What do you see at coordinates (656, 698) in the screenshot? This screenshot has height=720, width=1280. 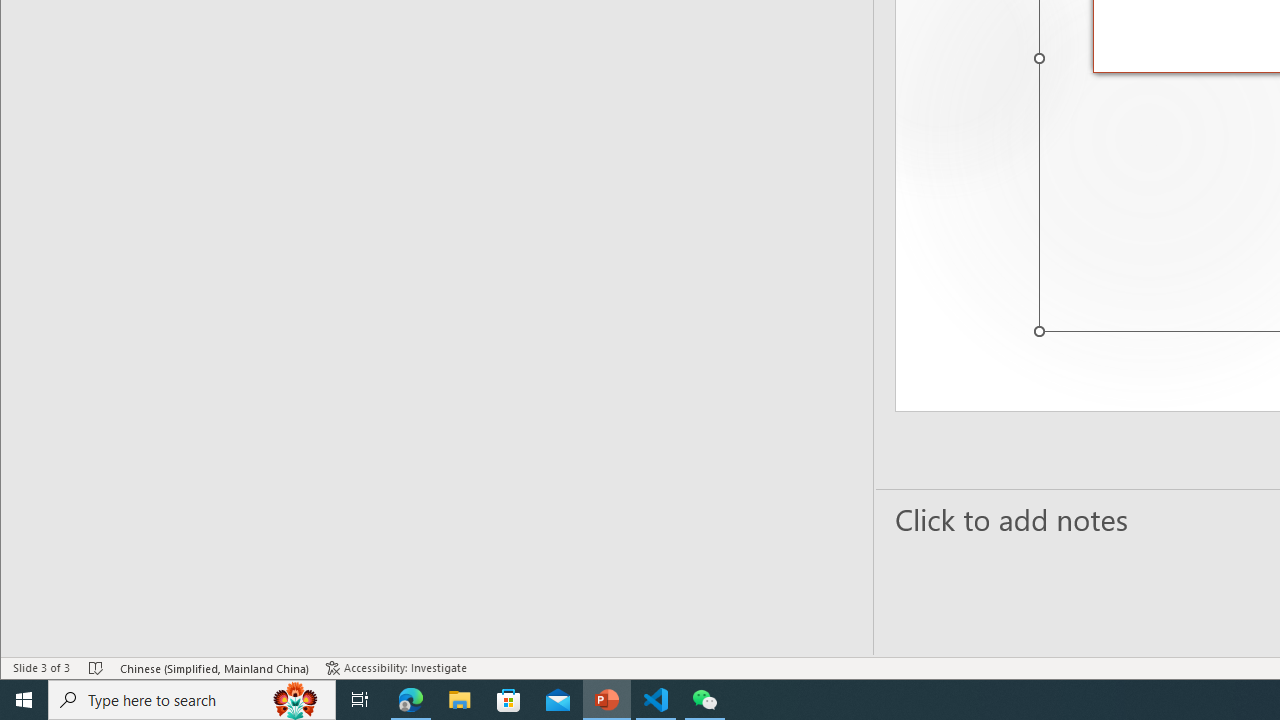 I see `'Visual Studio Code - 1 running window'` at bounding box center [656, 698].